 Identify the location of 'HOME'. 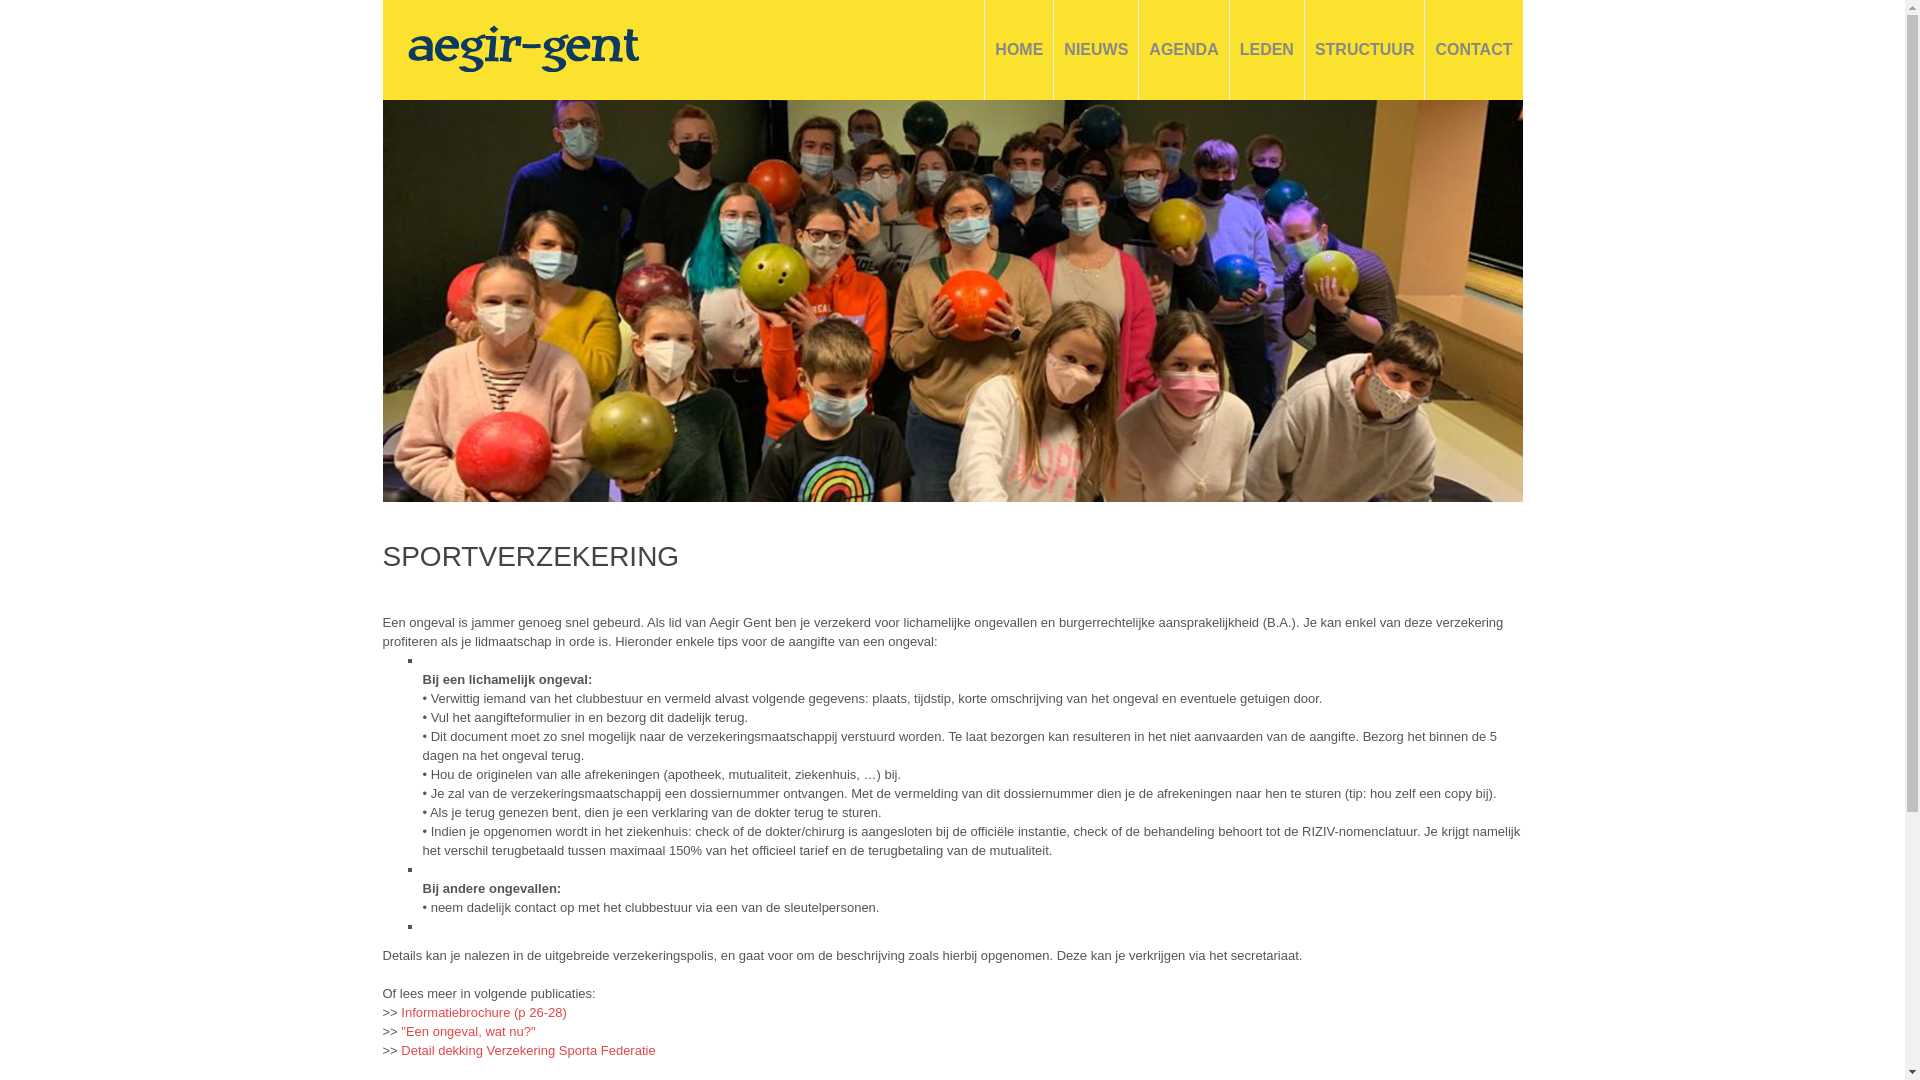
(1018, 49).